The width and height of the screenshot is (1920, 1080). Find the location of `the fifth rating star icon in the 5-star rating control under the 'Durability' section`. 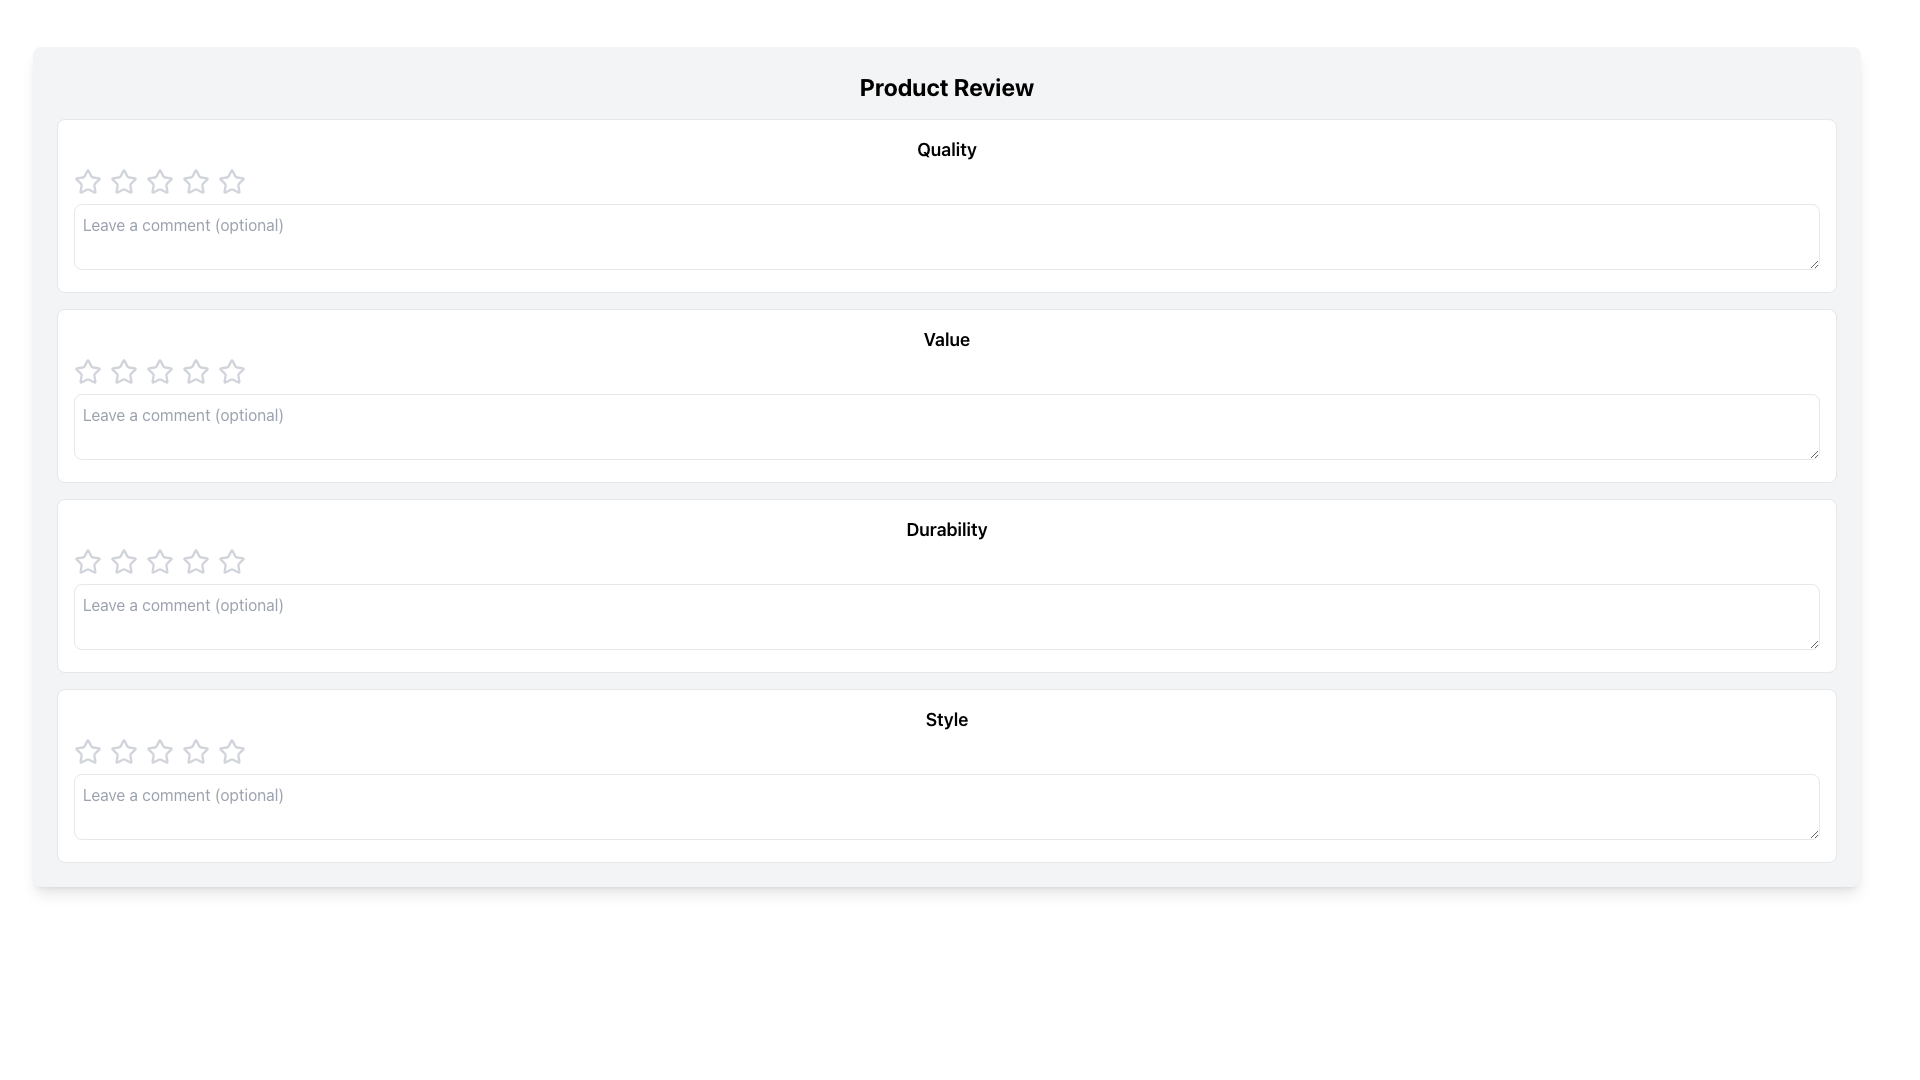

the fifth rating star icon in the 5-star rating control under the 'Durability' section is located at coordinates (231, 562).